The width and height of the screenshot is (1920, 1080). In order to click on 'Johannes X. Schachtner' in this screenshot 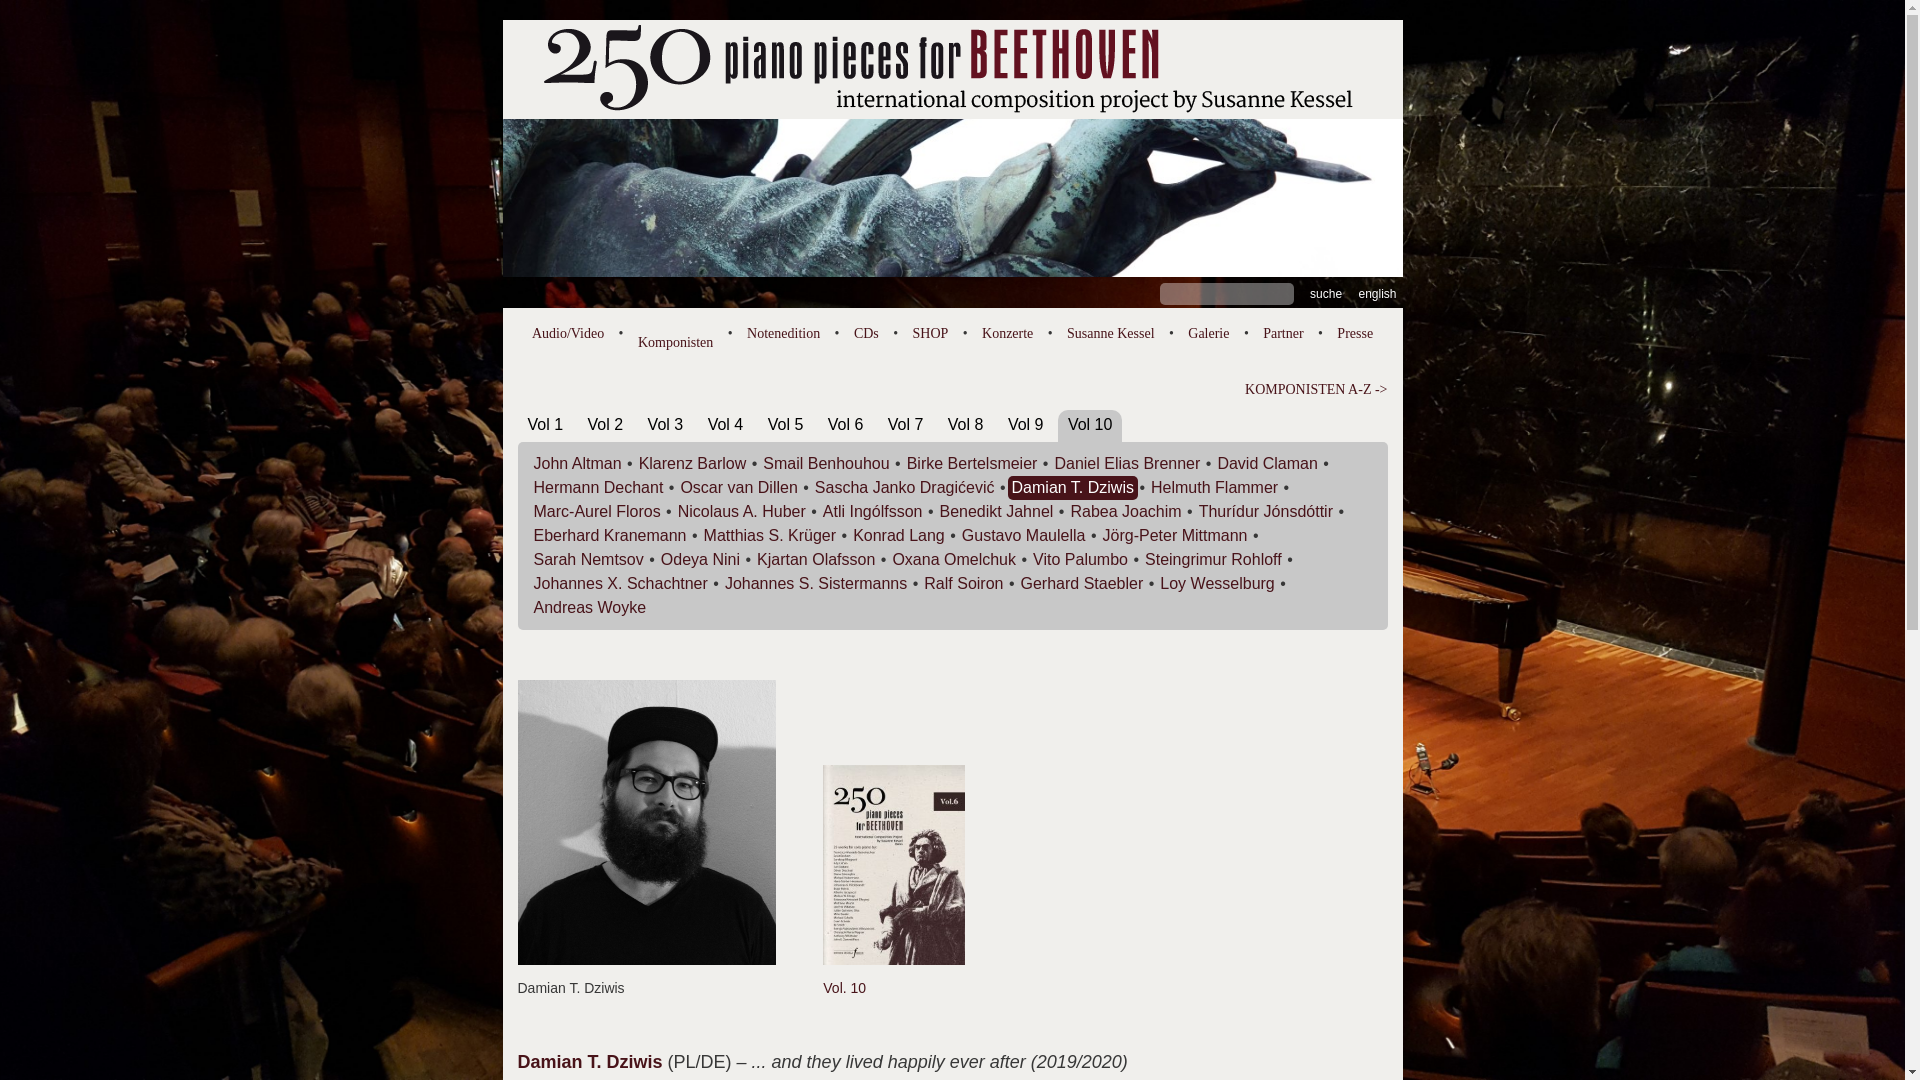, I will do `click(533, 583)`.